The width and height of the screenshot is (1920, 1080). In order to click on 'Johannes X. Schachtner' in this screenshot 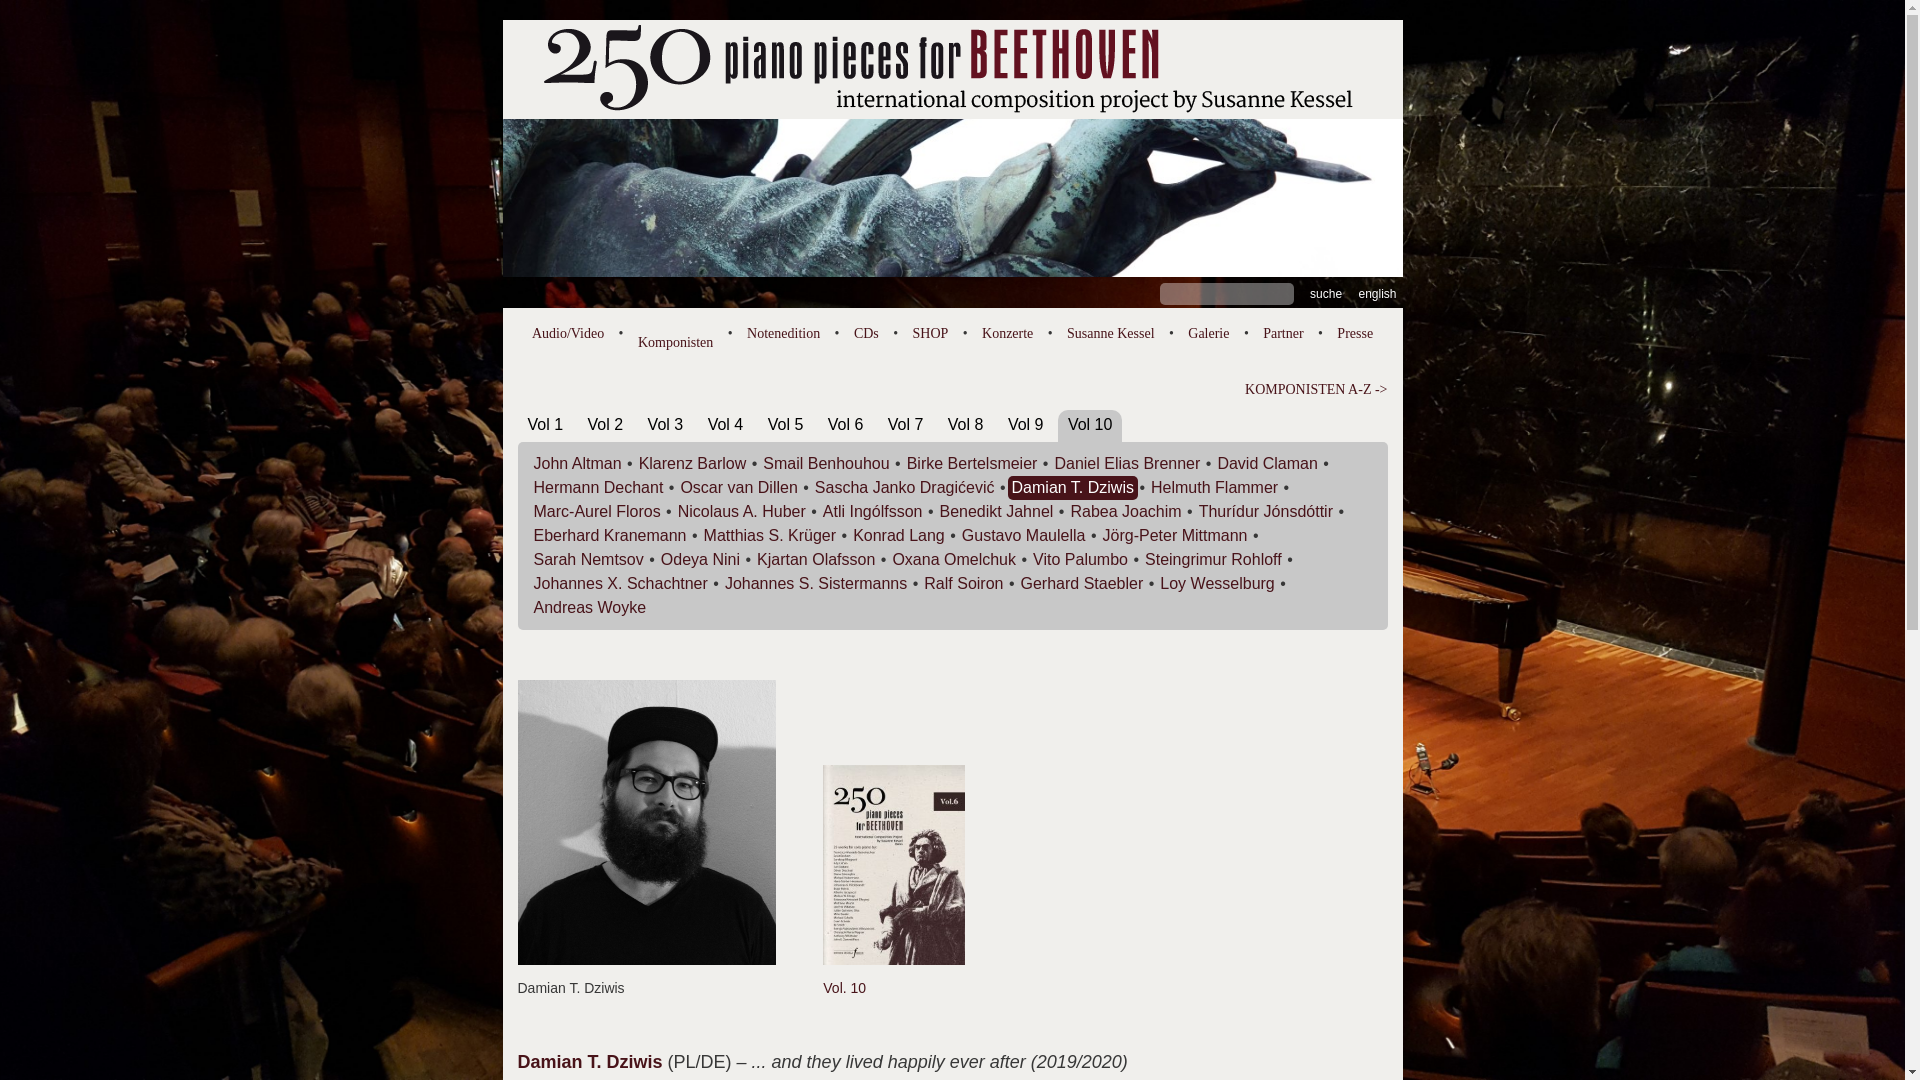, I will do `click(533, 583)`.